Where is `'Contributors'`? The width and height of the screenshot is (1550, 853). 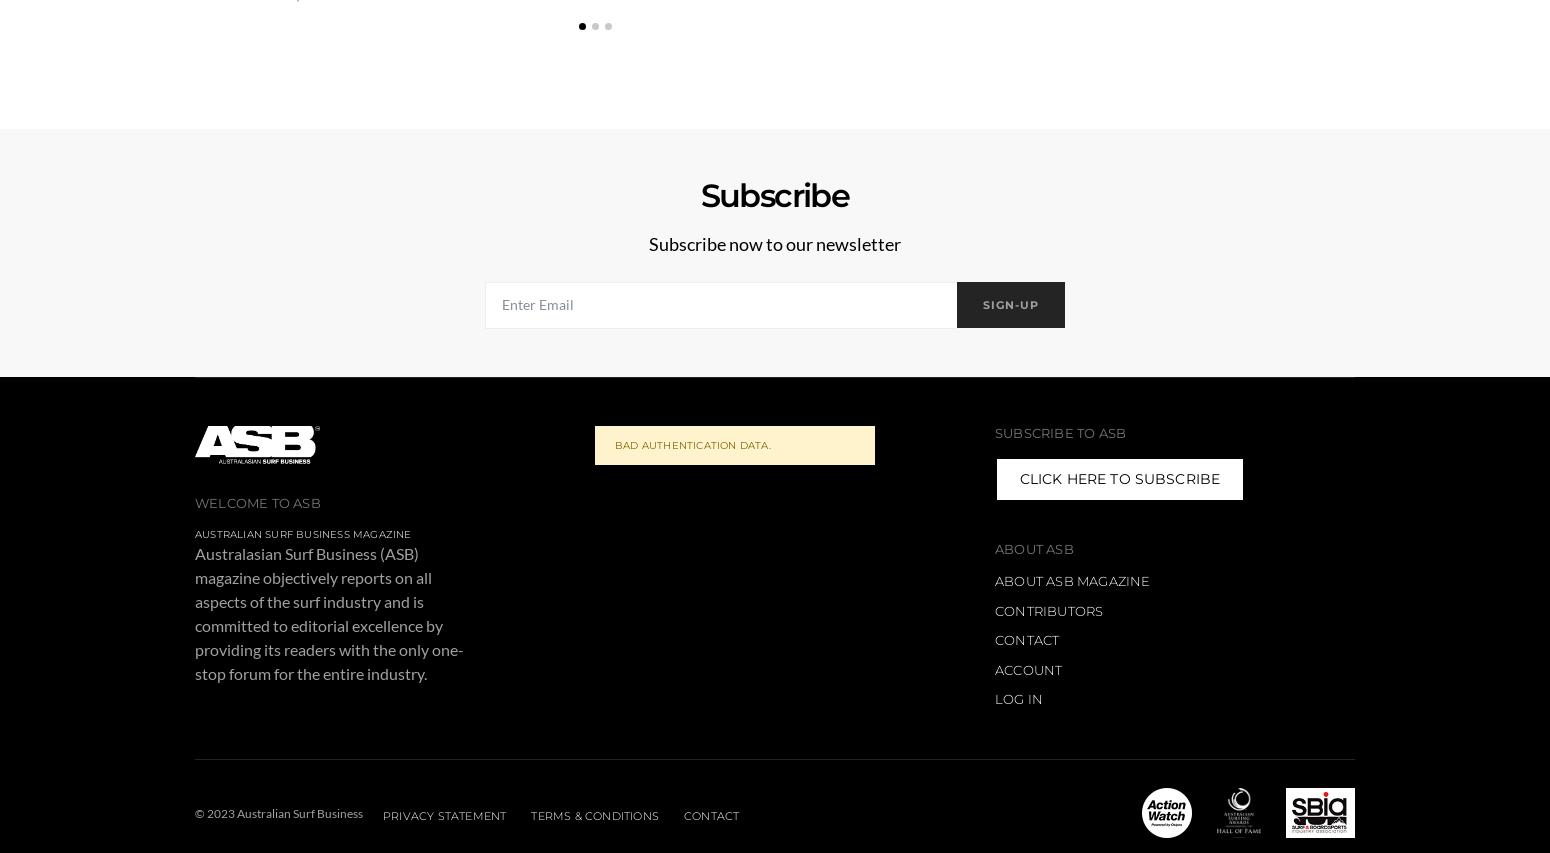 'Contributors' is located at coordinates (1049, 608).